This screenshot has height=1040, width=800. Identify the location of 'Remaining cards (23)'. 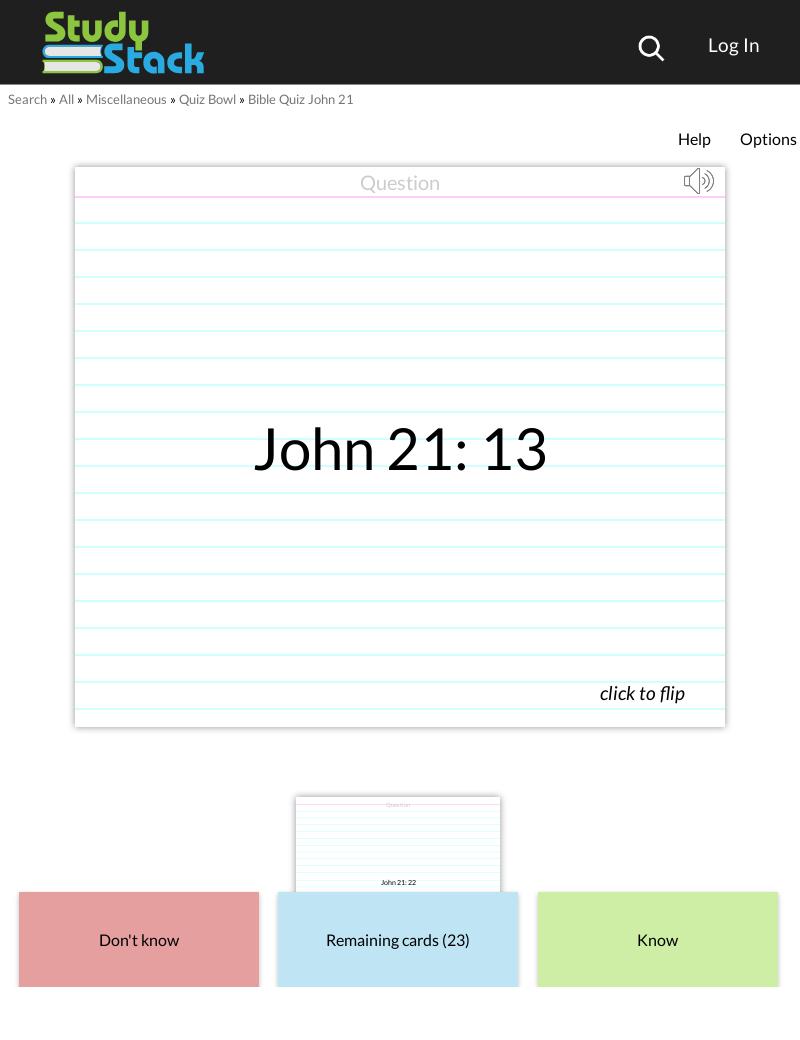
(397, 938).